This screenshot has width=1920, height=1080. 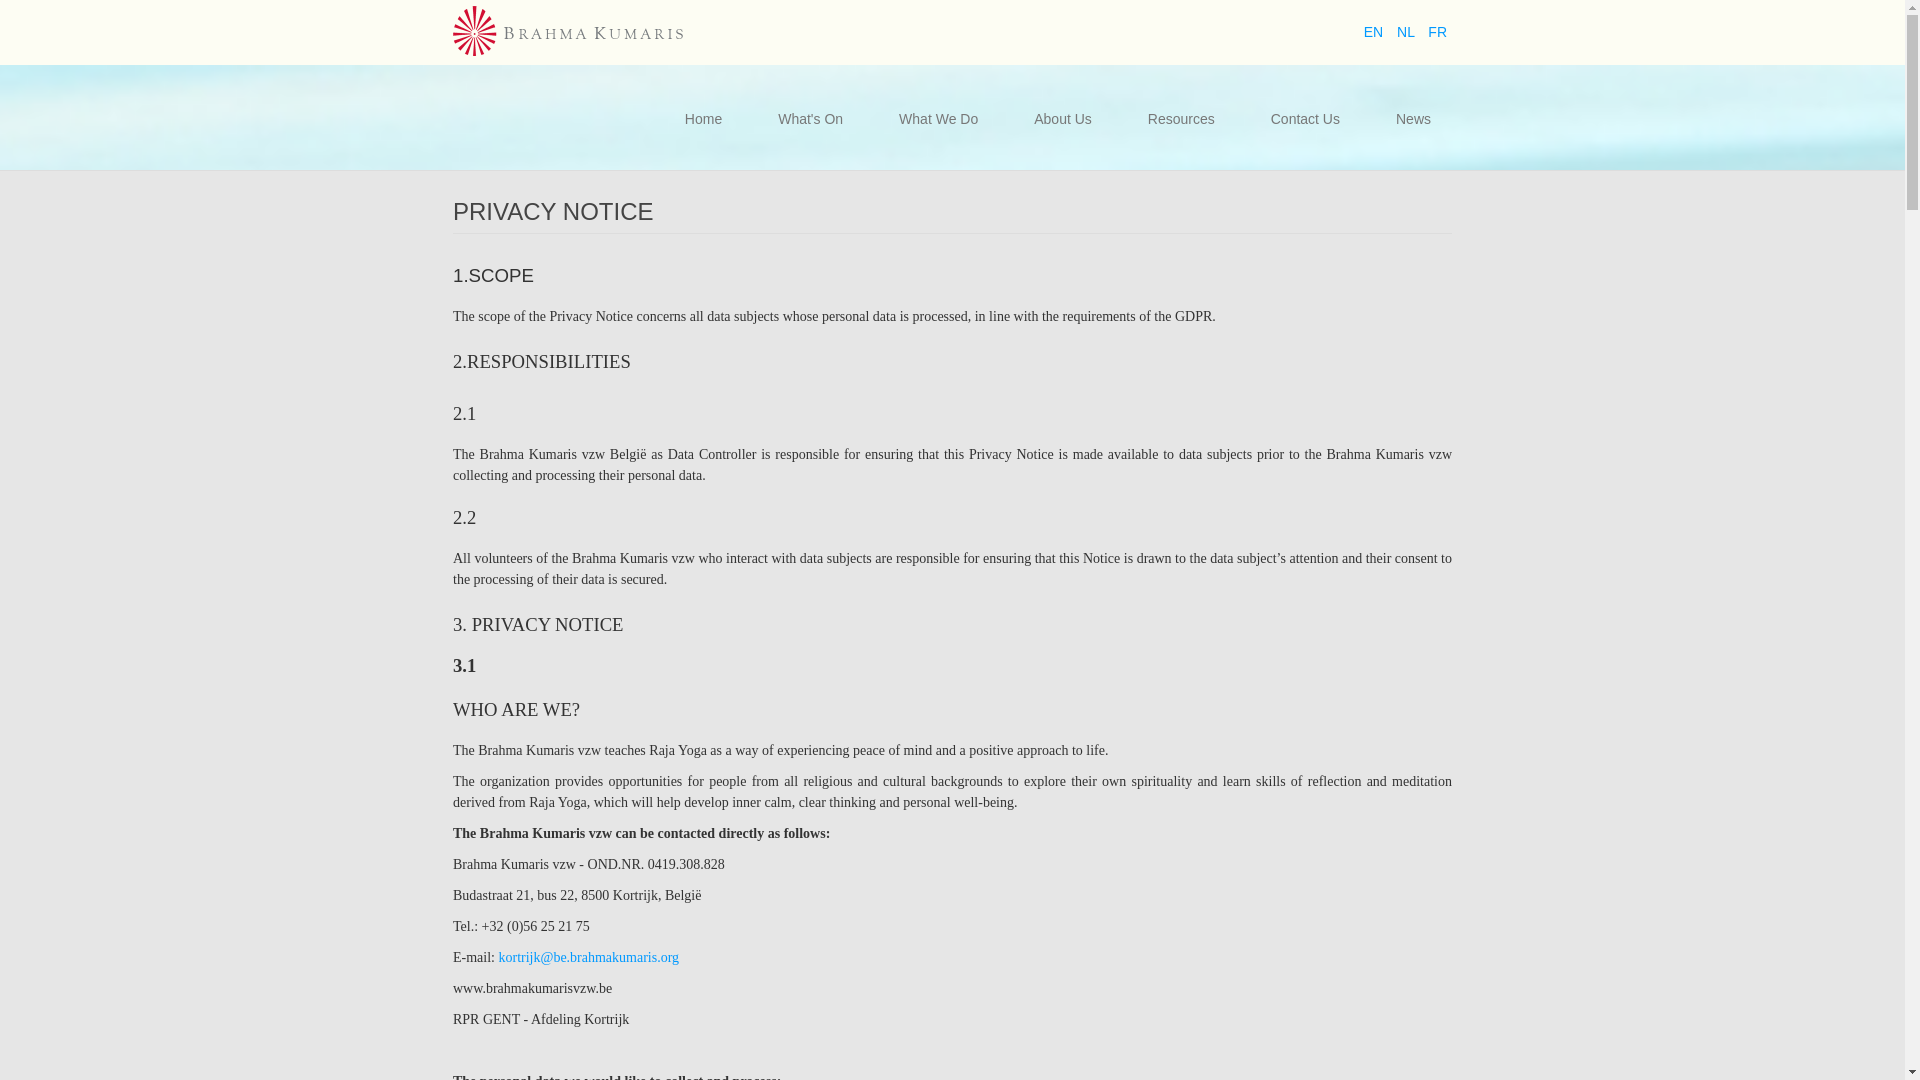 I want to click on 'Resources', so click(x=1181, y=119).